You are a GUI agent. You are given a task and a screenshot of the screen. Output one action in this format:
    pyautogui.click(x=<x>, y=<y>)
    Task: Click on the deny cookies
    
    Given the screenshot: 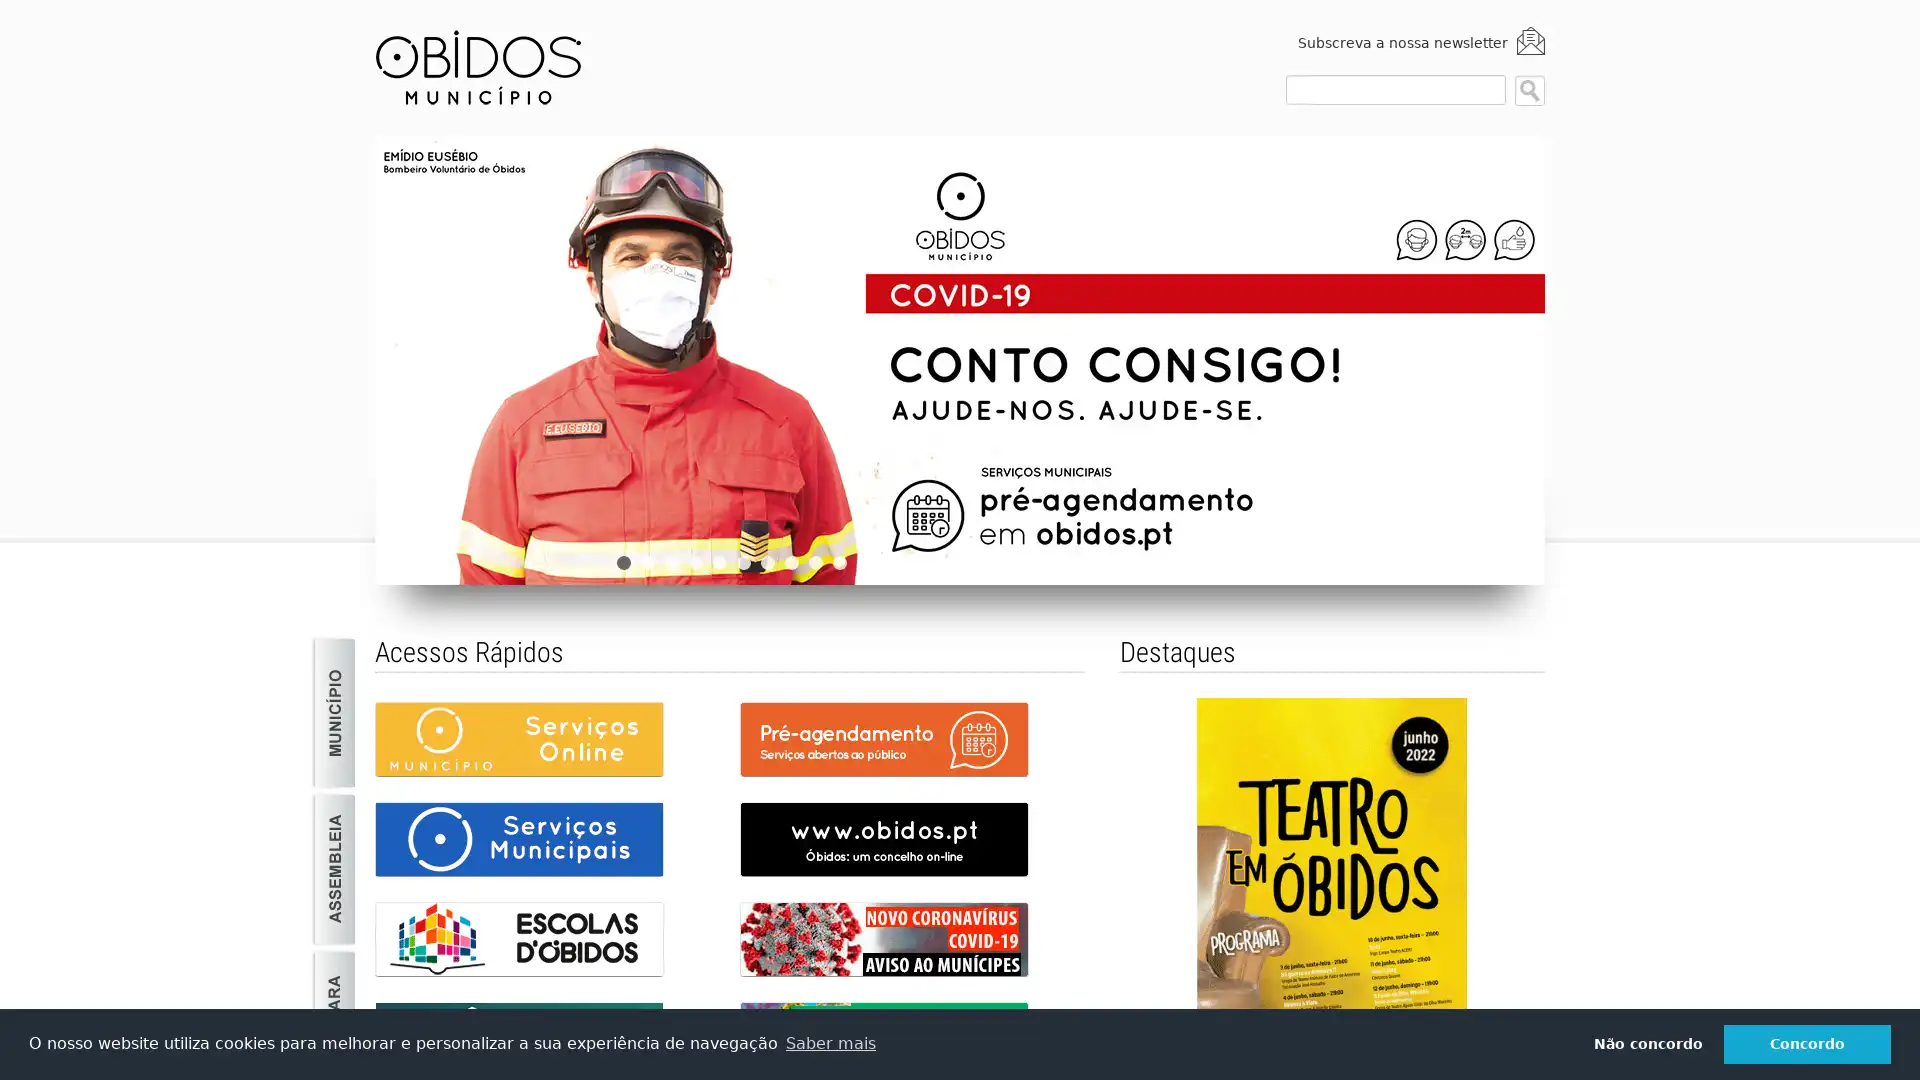 What is the action you would take?
    pyautogui.click(x=1647, y=1043)
    